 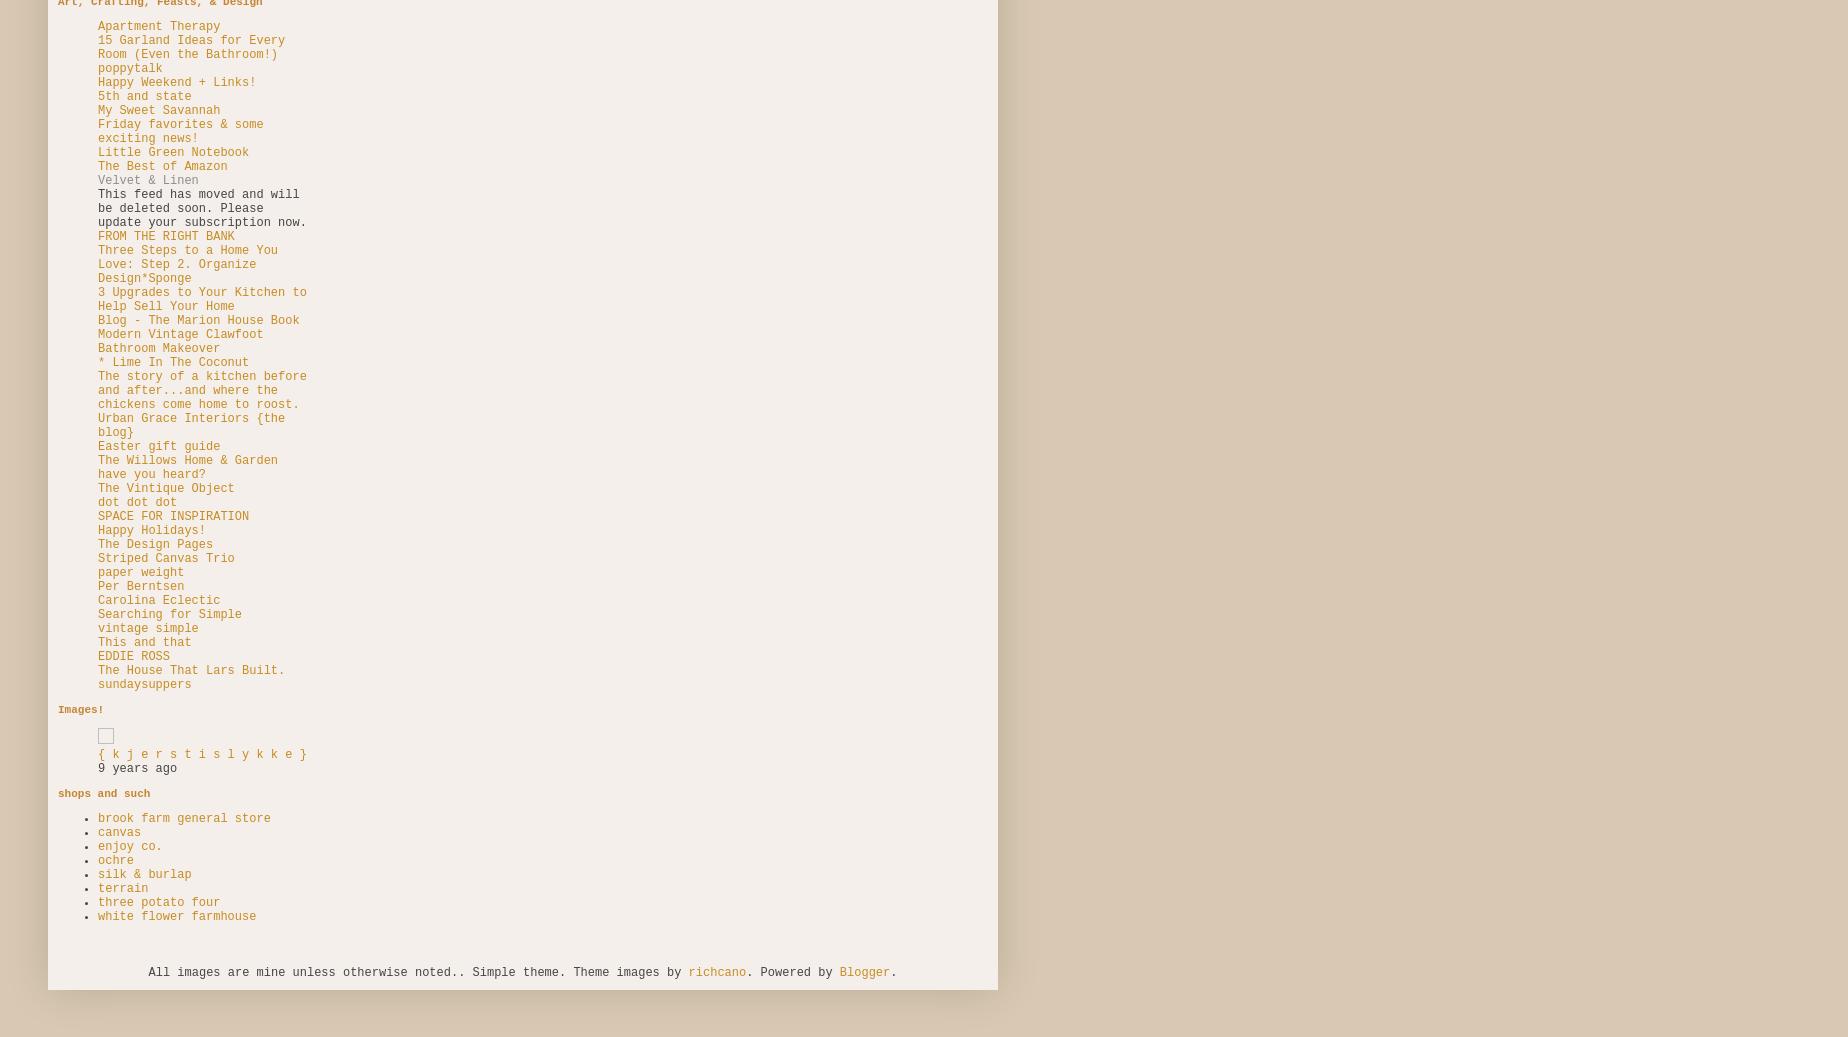 I want to click on 'Searching for Simple', so click(x=97, y=614).